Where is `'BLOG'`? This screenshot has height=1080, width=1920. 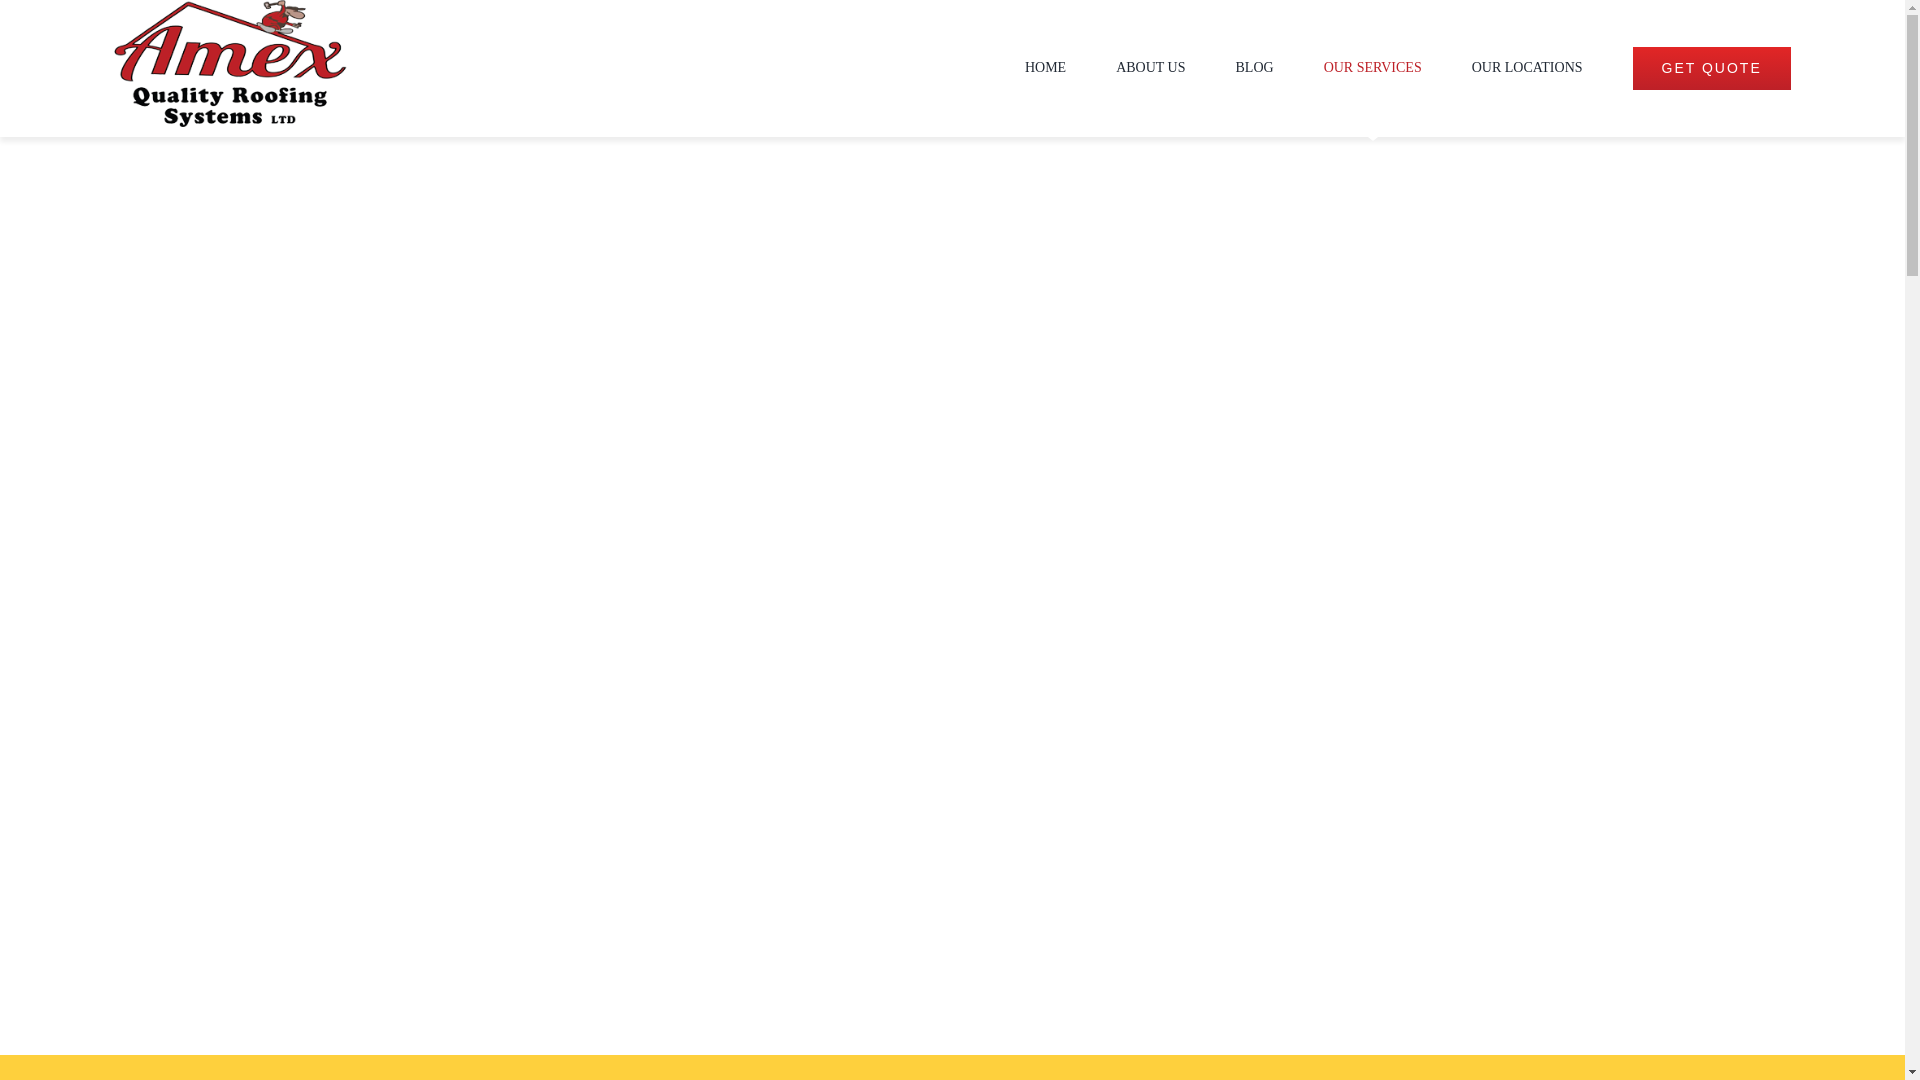
'BLOG' is located at coordinates (1253, 67).